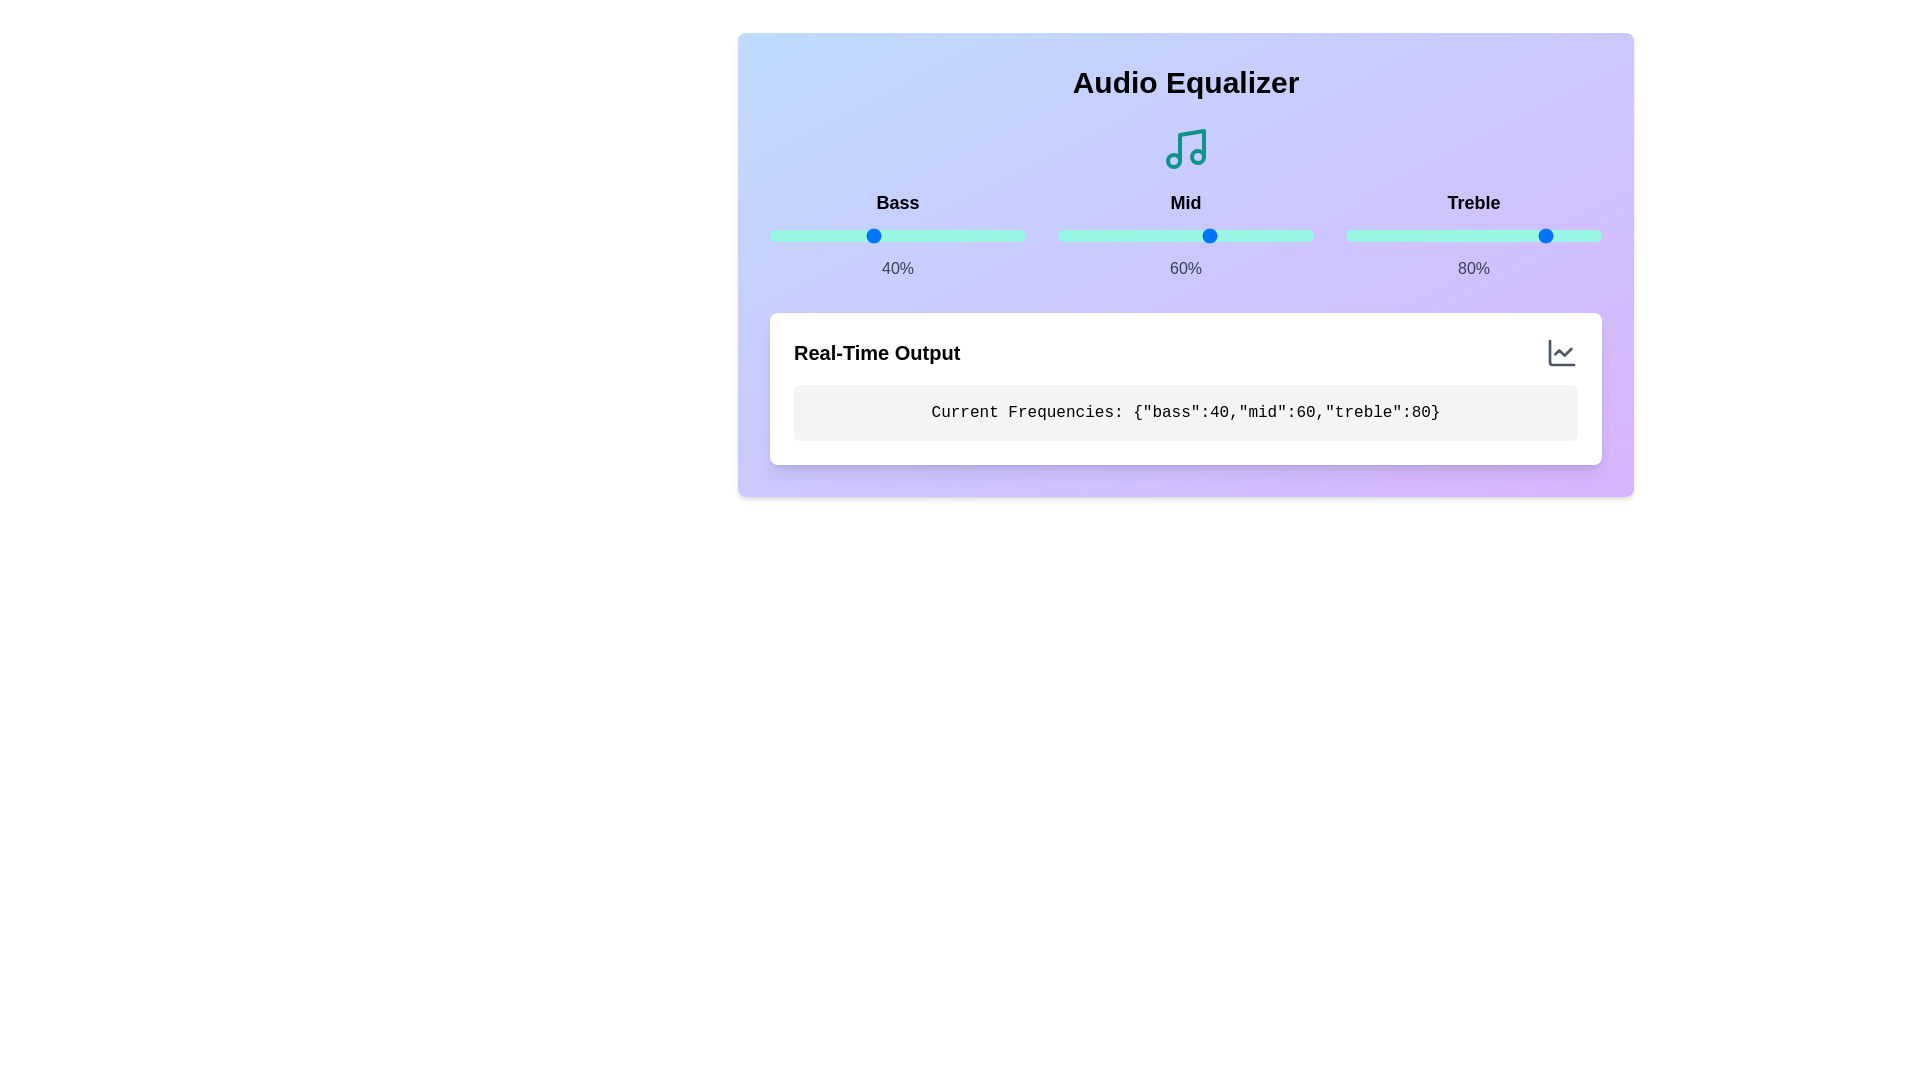 The image size is (1920, 1080). Describe the element at coordinates (1473, 234) in the screenshot. I see `the percentage text of the treble control in the audio equalizer` at that location.